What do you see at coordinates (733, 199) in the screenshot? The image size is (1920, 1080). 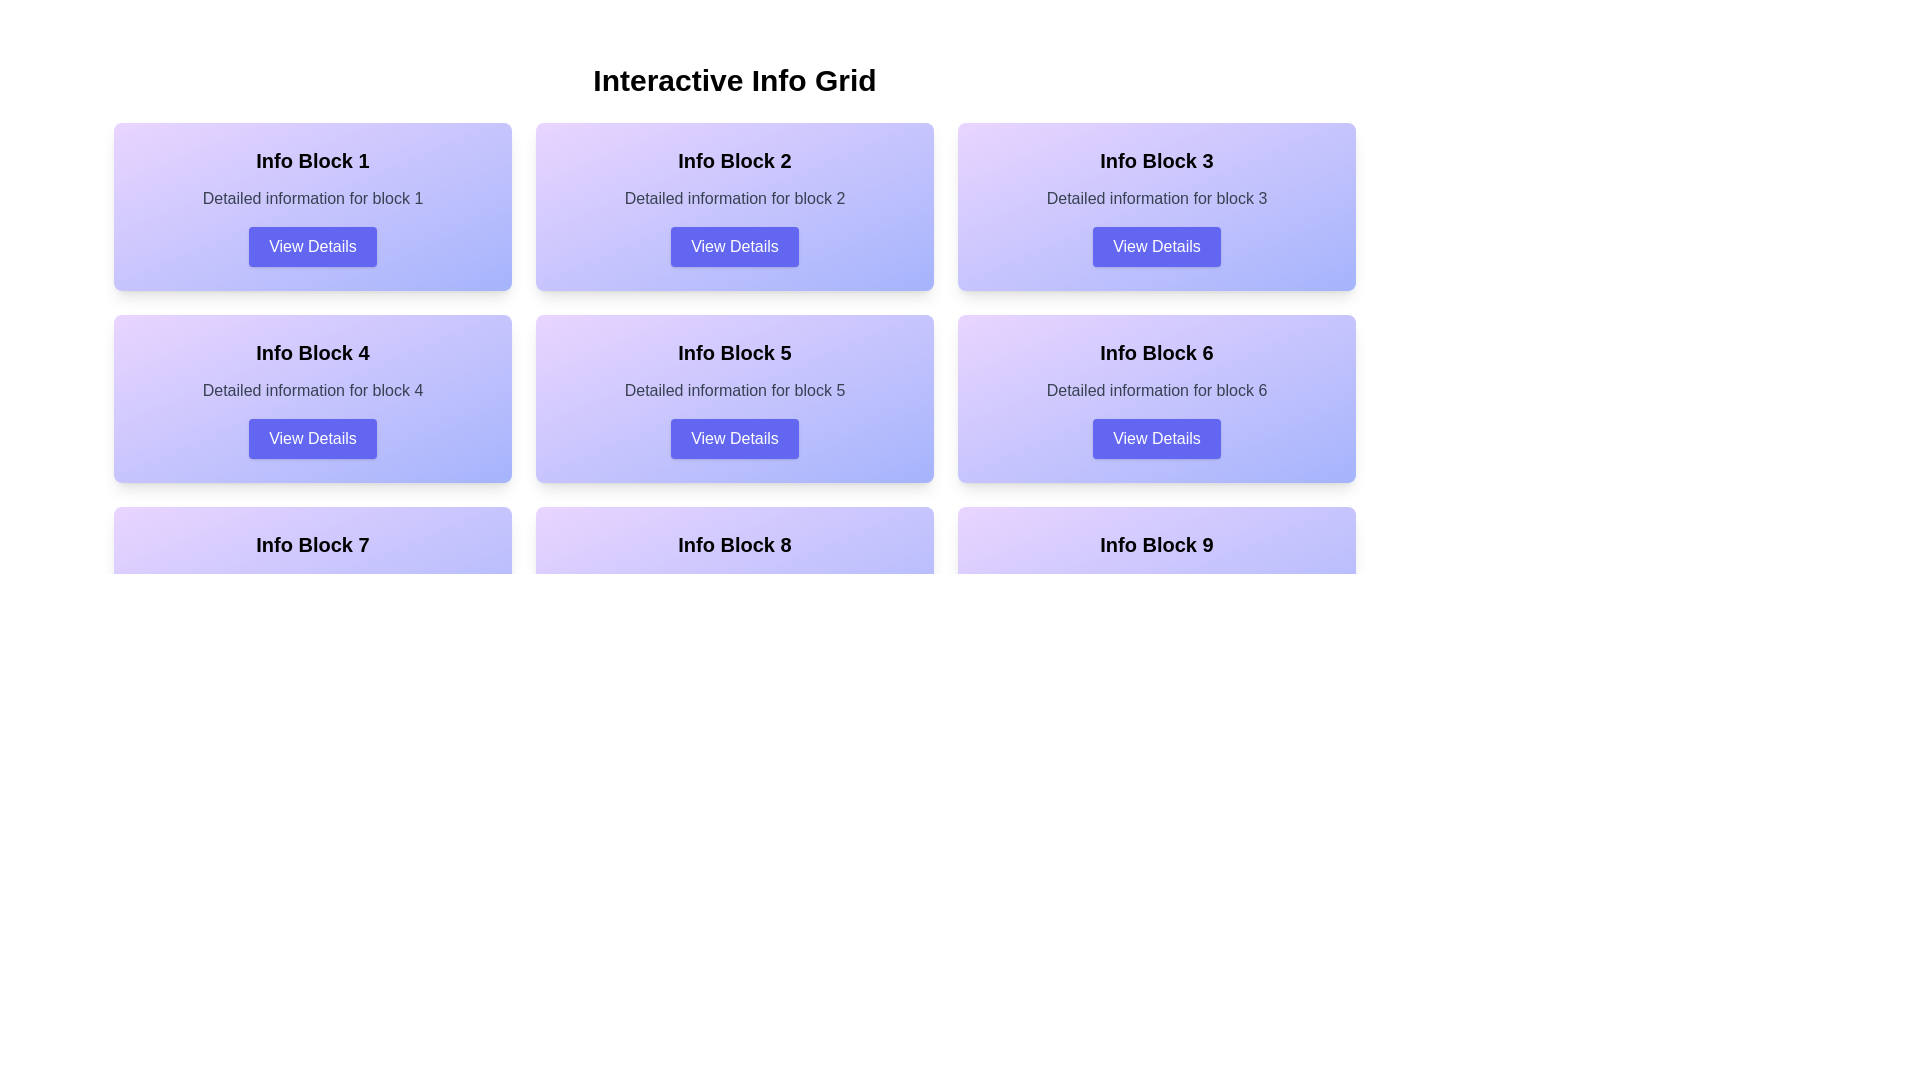 I see `the text label that displays 'Detailed information for block 2', which is styled in gray and located below the title 'Info Block 2'` at bounding box center [733, 199].